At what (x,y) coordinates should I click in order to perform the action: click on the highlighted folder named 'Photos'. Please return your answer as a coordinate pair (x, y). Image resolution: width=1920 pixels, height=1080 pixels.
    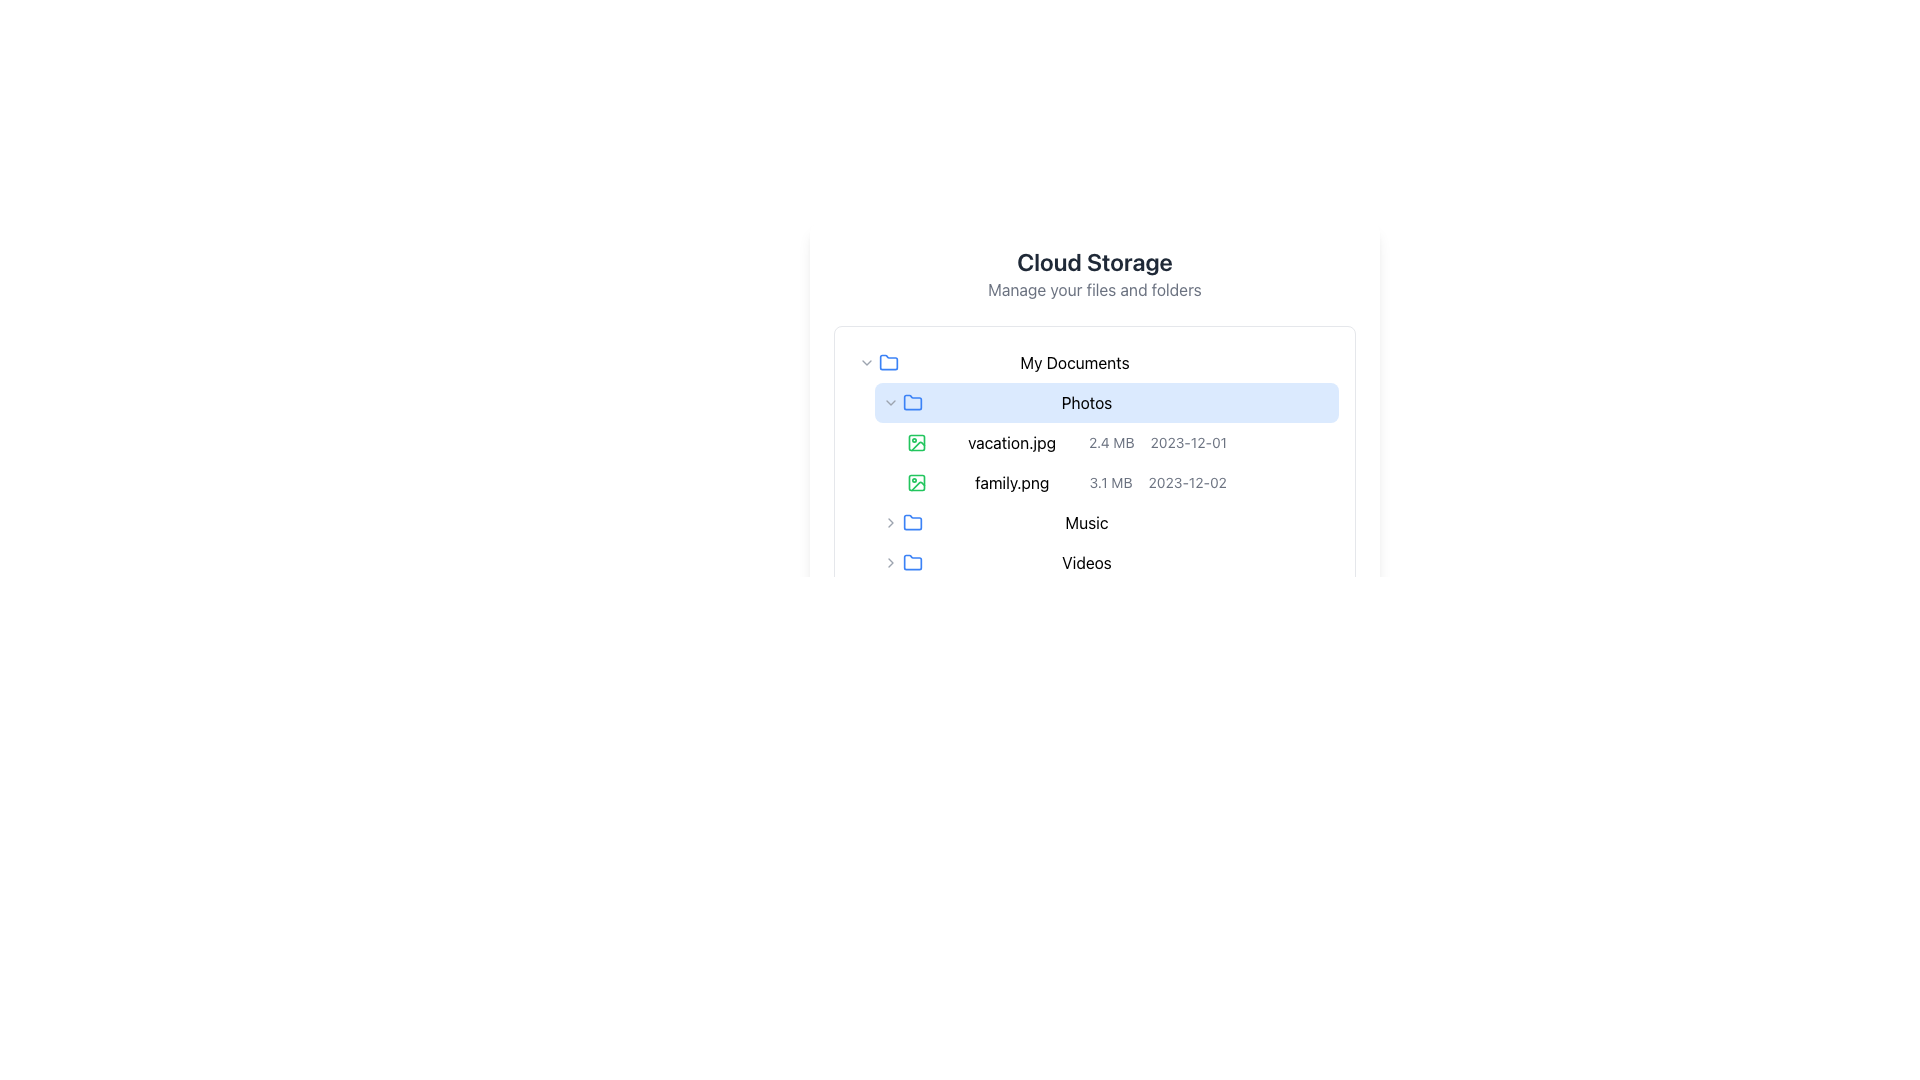
    Looking at the image, I should click on (1093, 422).